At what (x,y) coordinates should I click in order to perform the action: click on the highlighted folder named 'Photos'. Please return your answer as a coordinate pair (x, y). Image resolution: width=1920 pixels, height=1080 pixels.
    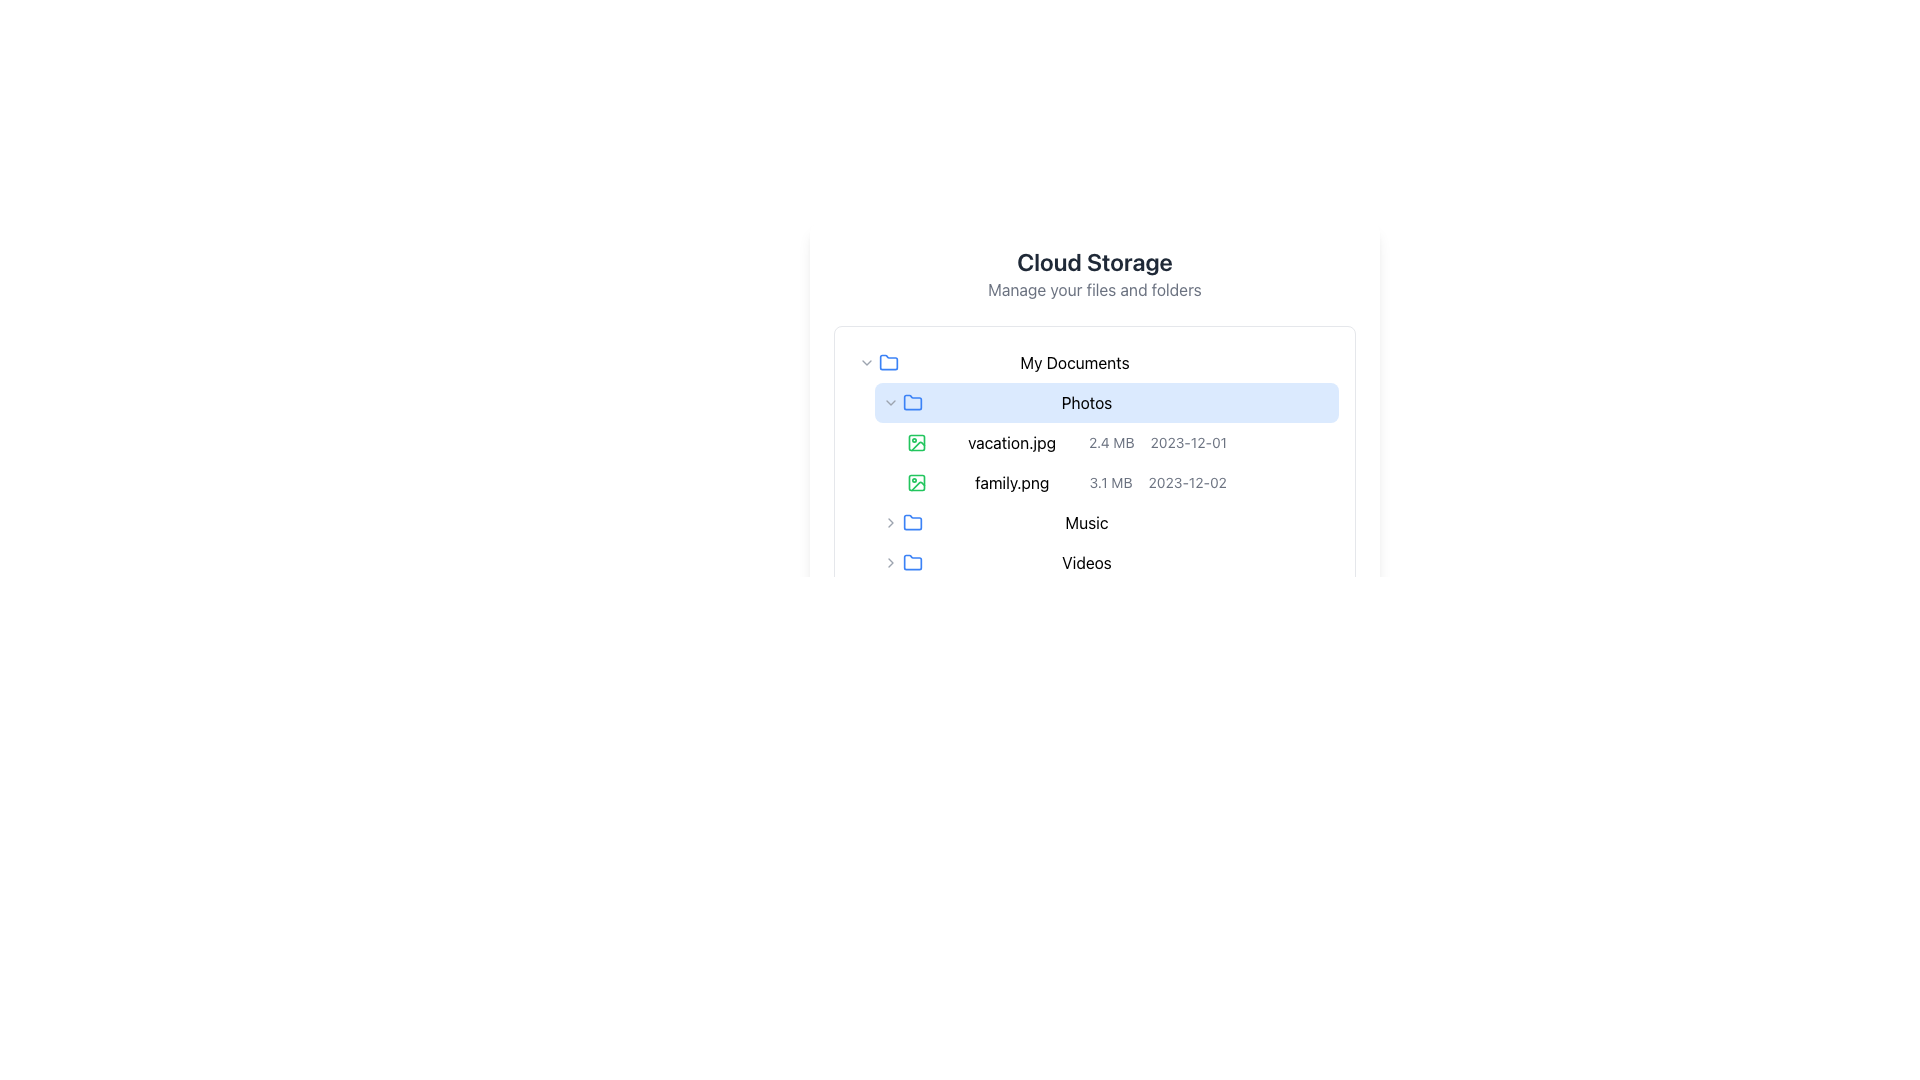
    Looking at the image, I should click on (1093, 422).